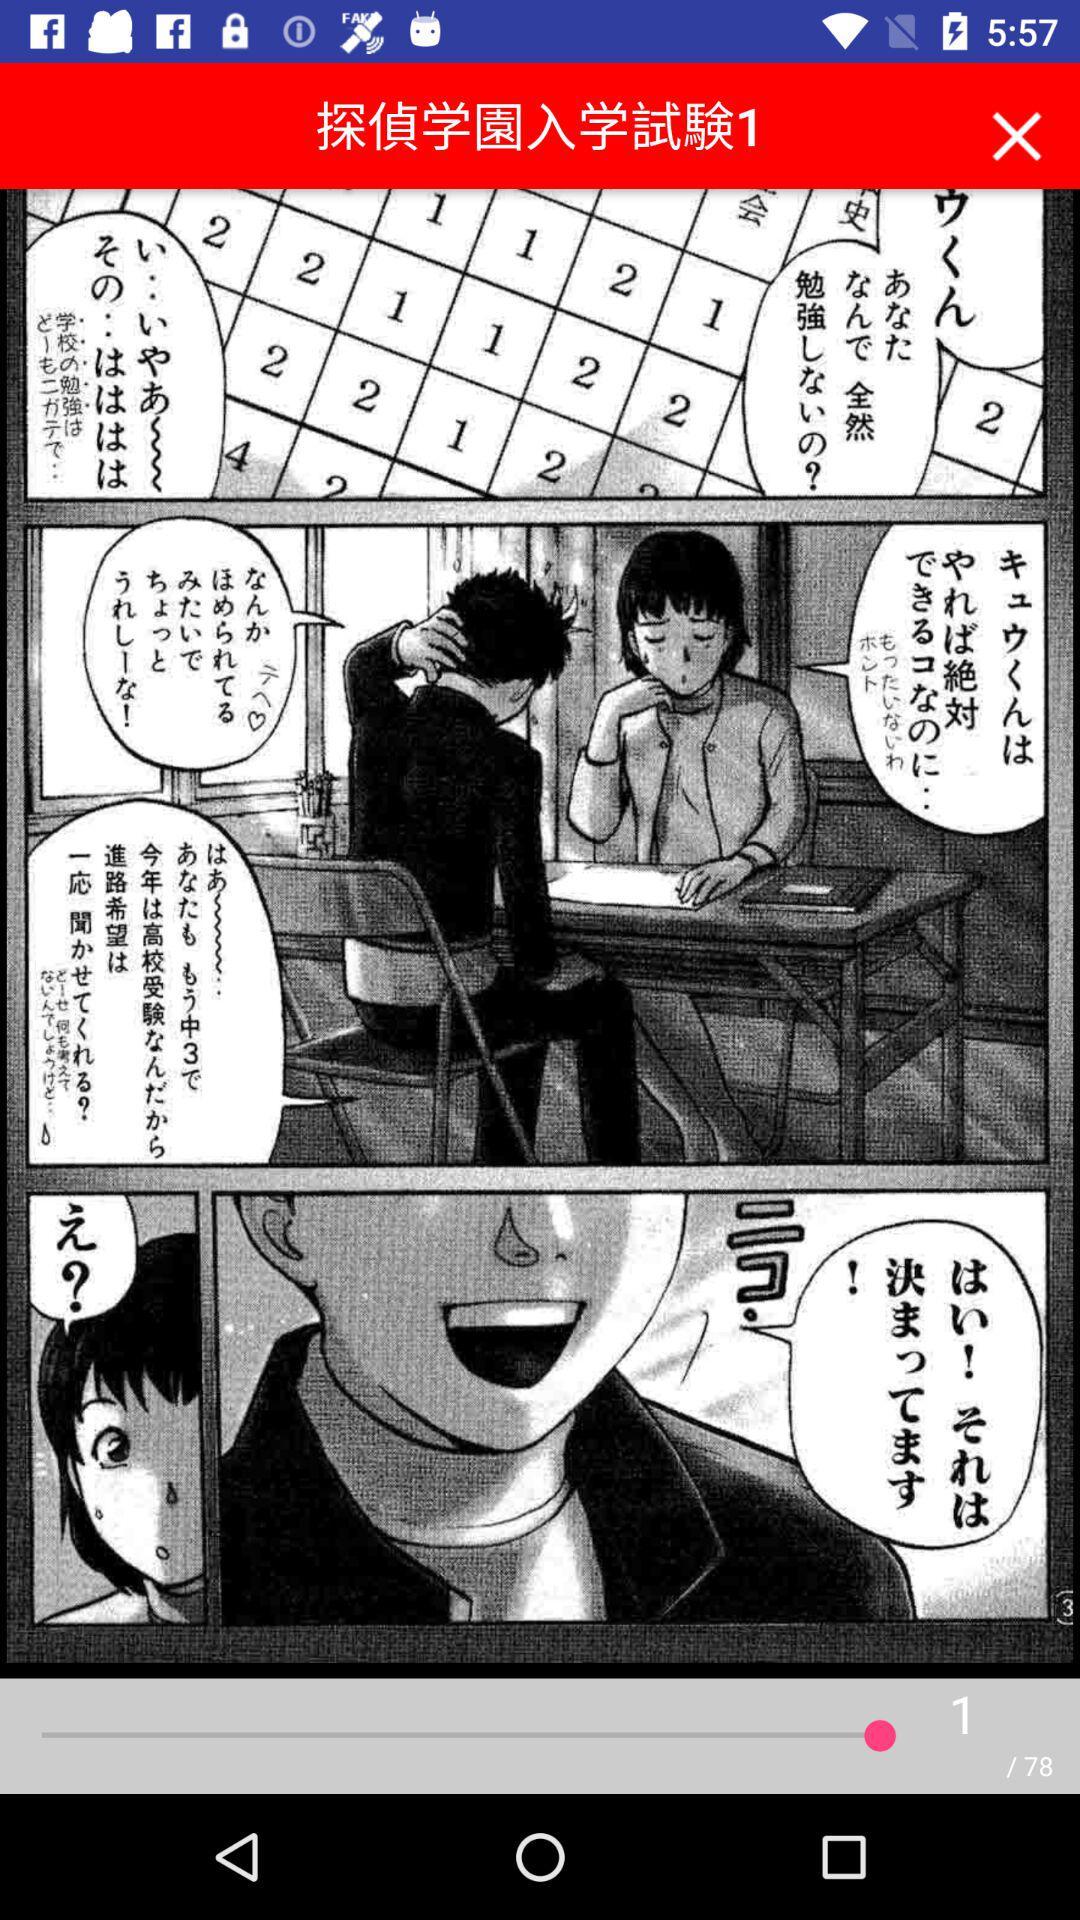 The image size is (1080, 1920). I want to click on icon above the 1 item, so click(1017, 130).